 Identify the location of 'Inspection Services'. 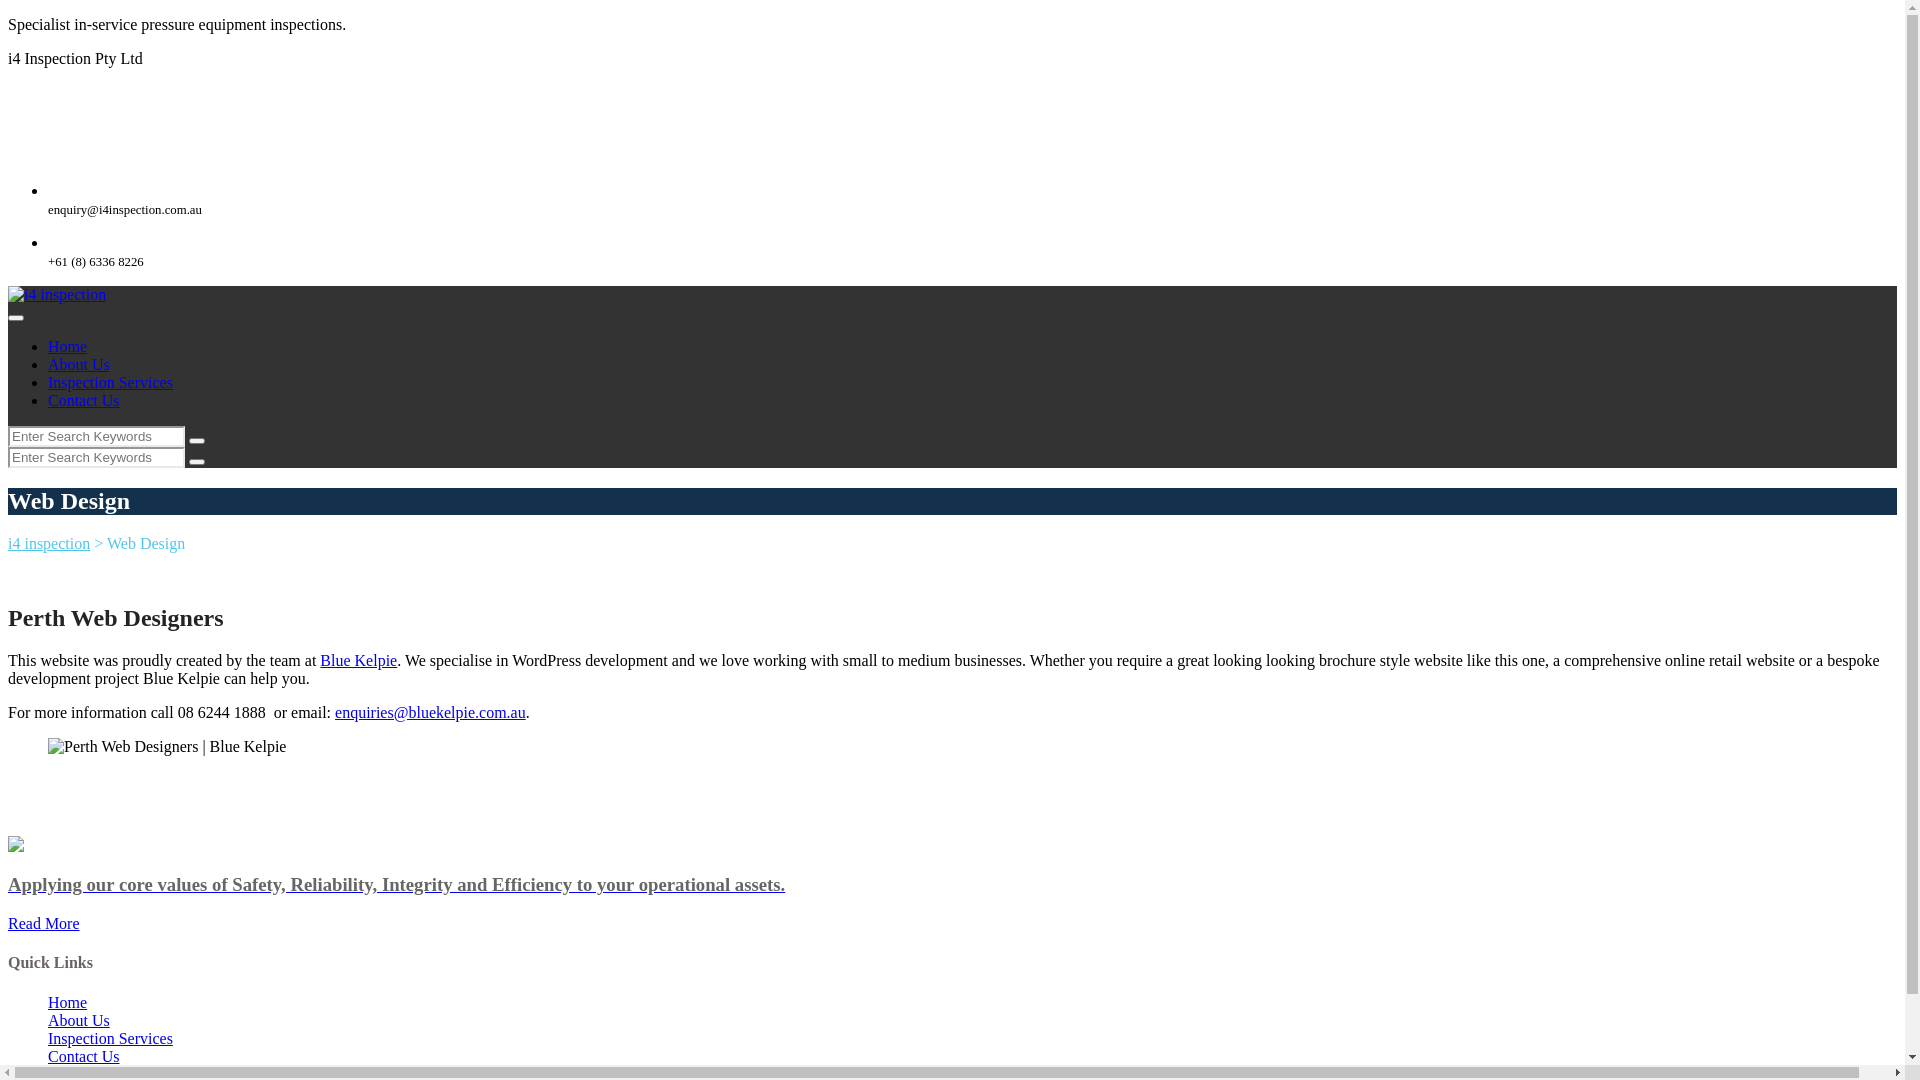
(109, 382).